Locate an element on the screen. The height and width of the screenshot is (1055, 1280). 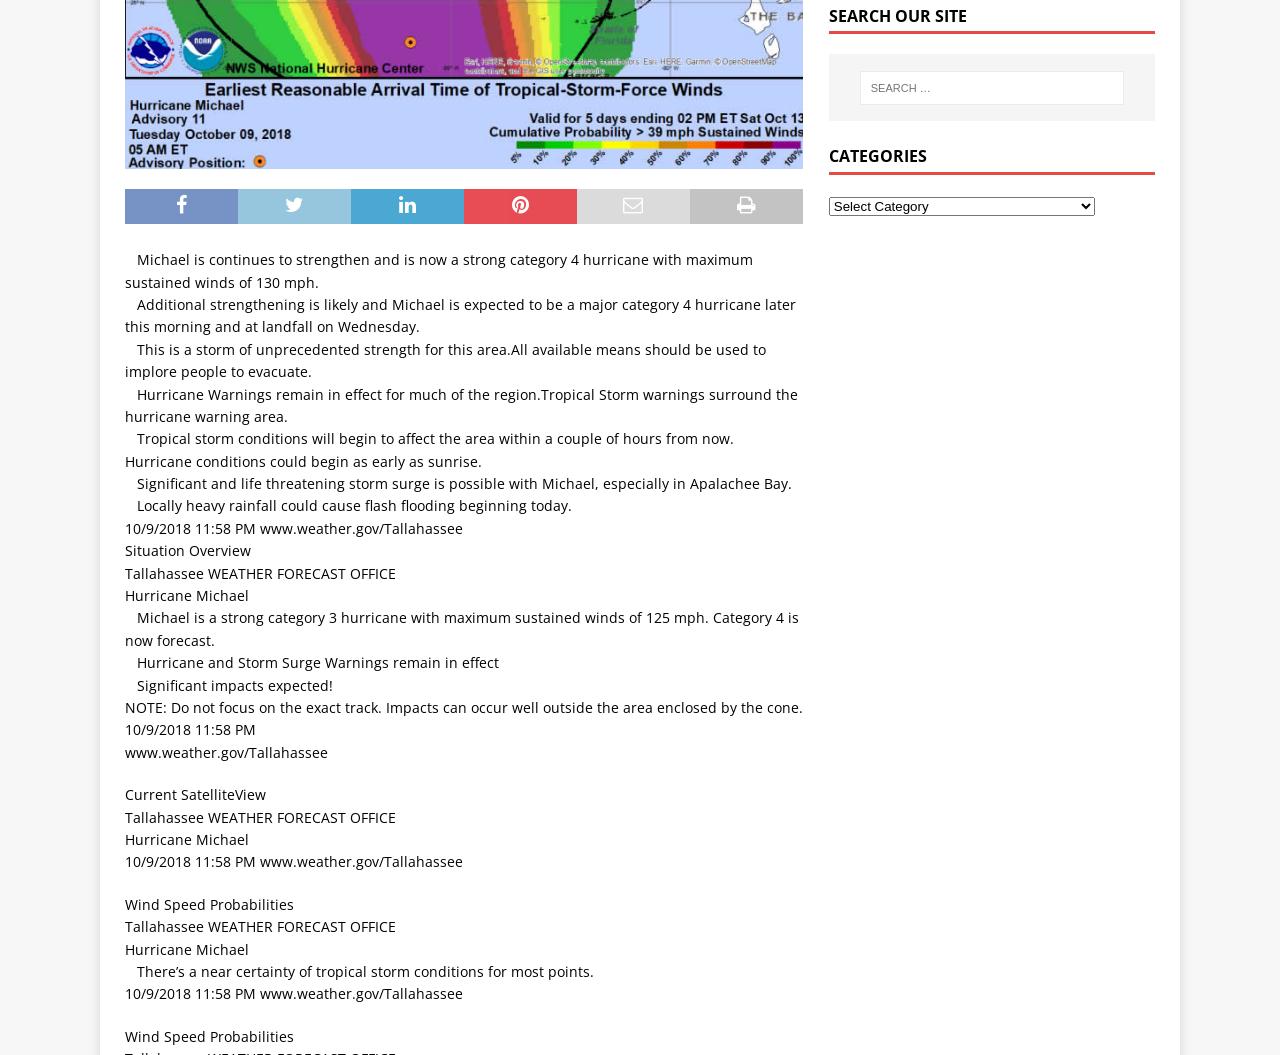
'10/9/2018 11:58 PM' is located at coordinates (190, 729).